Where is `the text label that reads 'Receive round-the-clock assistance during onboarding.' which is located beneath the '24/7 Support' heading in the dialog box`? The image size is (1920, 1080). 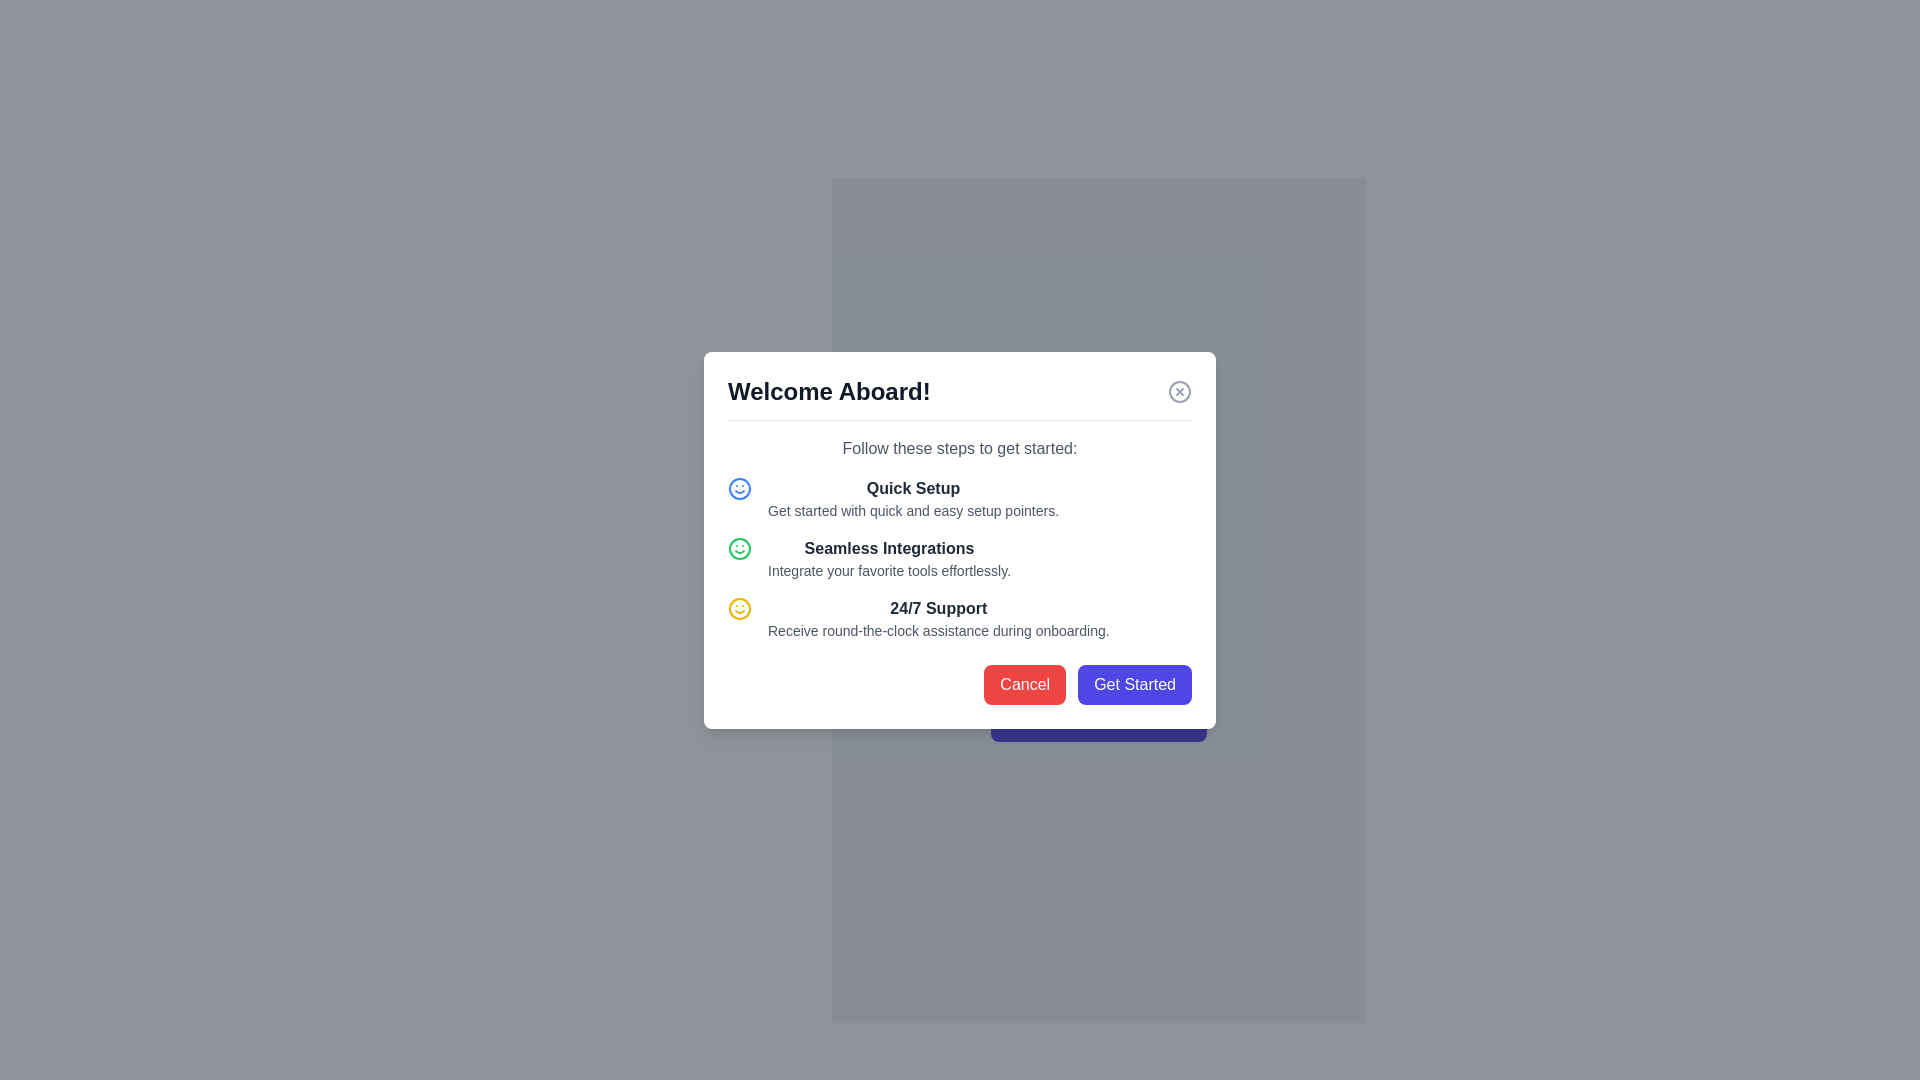
the text label that reads 'Receive round-the-clock assistance during onboarding.' which is located beneath the '24/7 Support' heading in the dialog box is located at coordinates (937, 630).